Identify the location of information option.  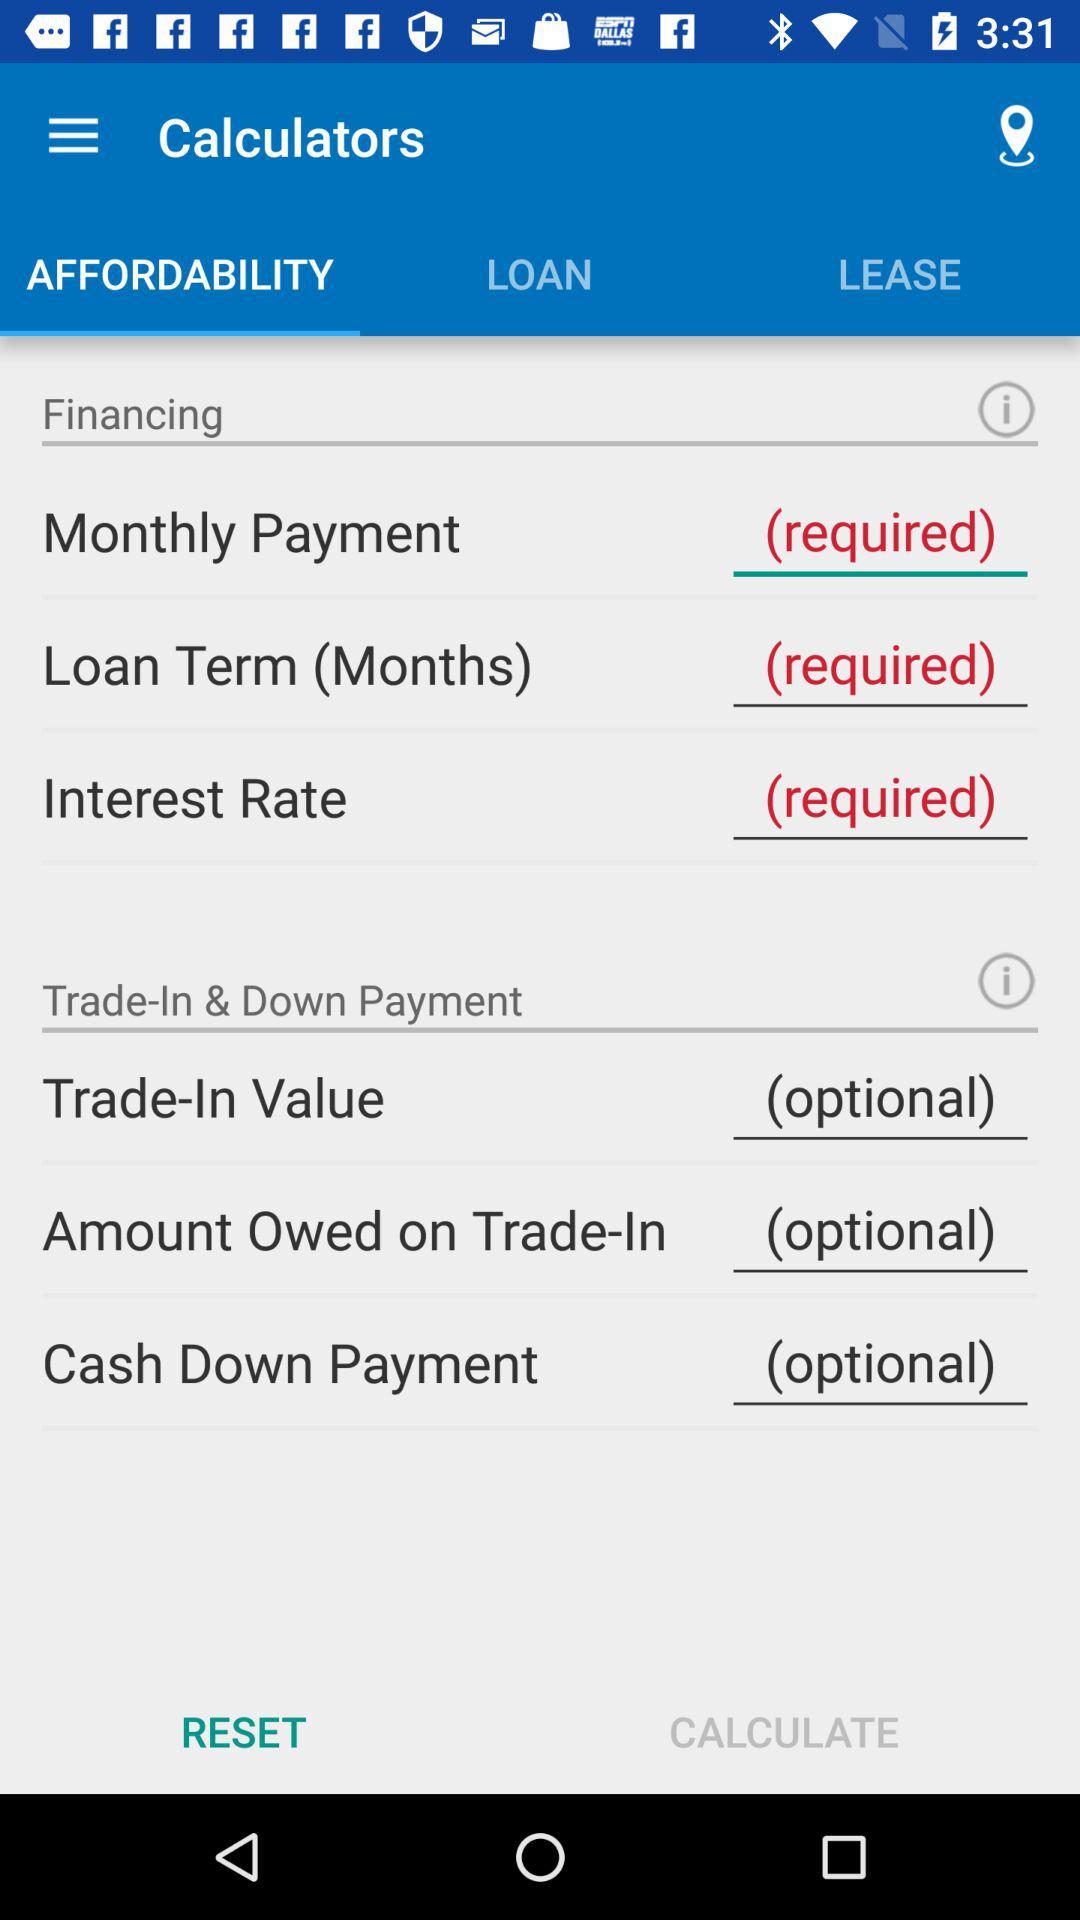
(1006, 408).